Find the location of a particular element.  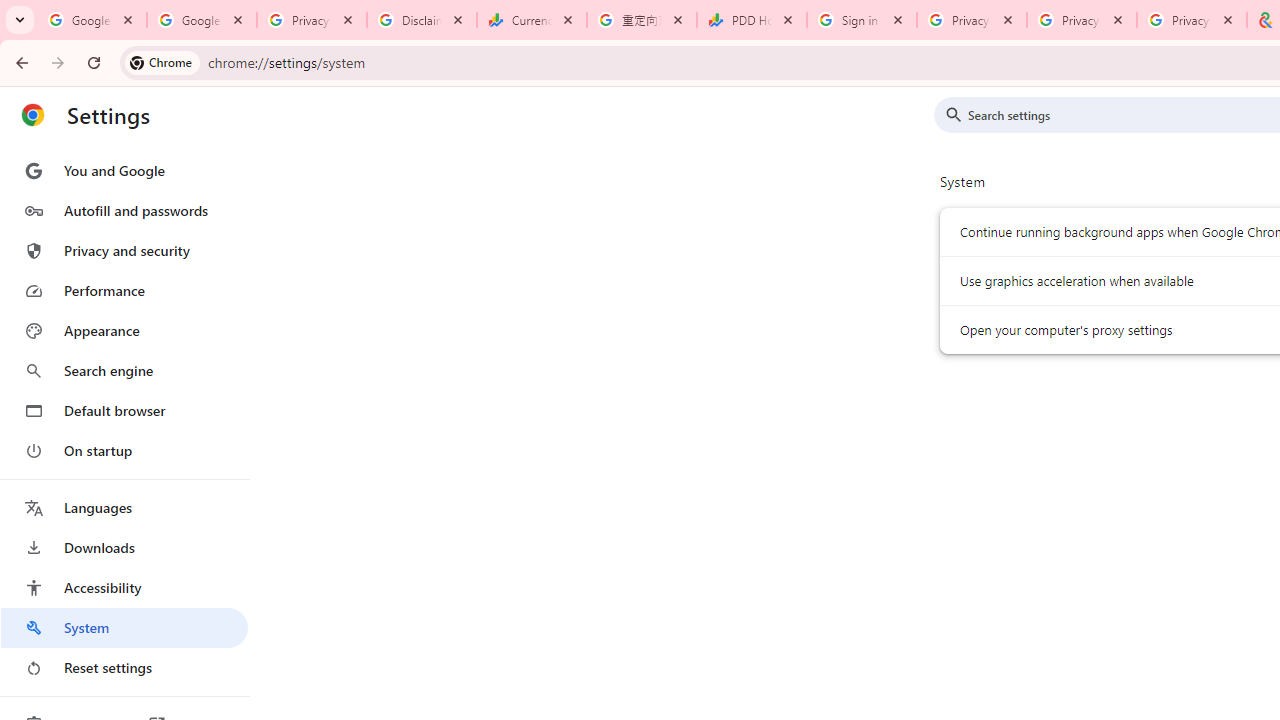

'PDD Holdings Inc - ADR (PDD) Price & News - Google Finance' is located at coordinates (751, 20).